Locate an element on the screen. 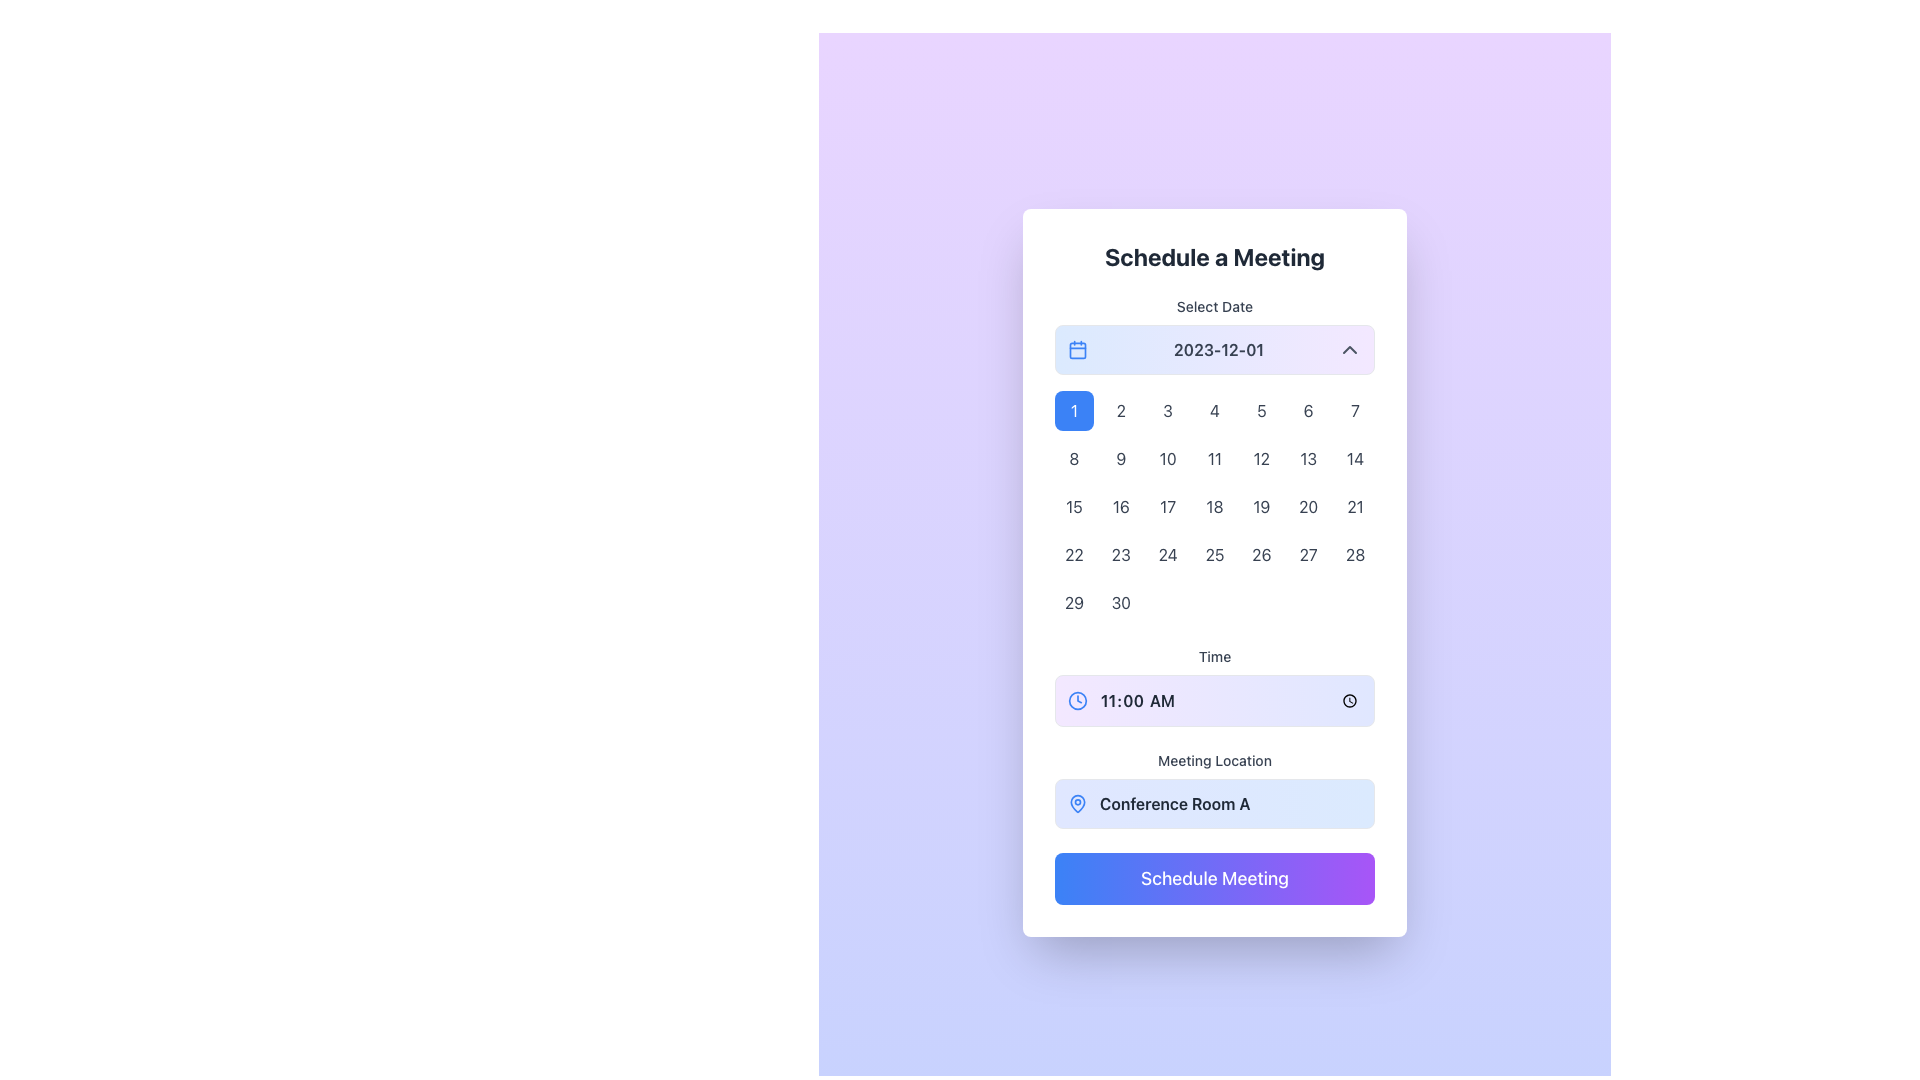 The width and height of the screenshot is (1920, 1080). the Circle SVG component that visually represents the clock feature located next to the 'Time' label in the interface is located at coordinates (1077, 700).